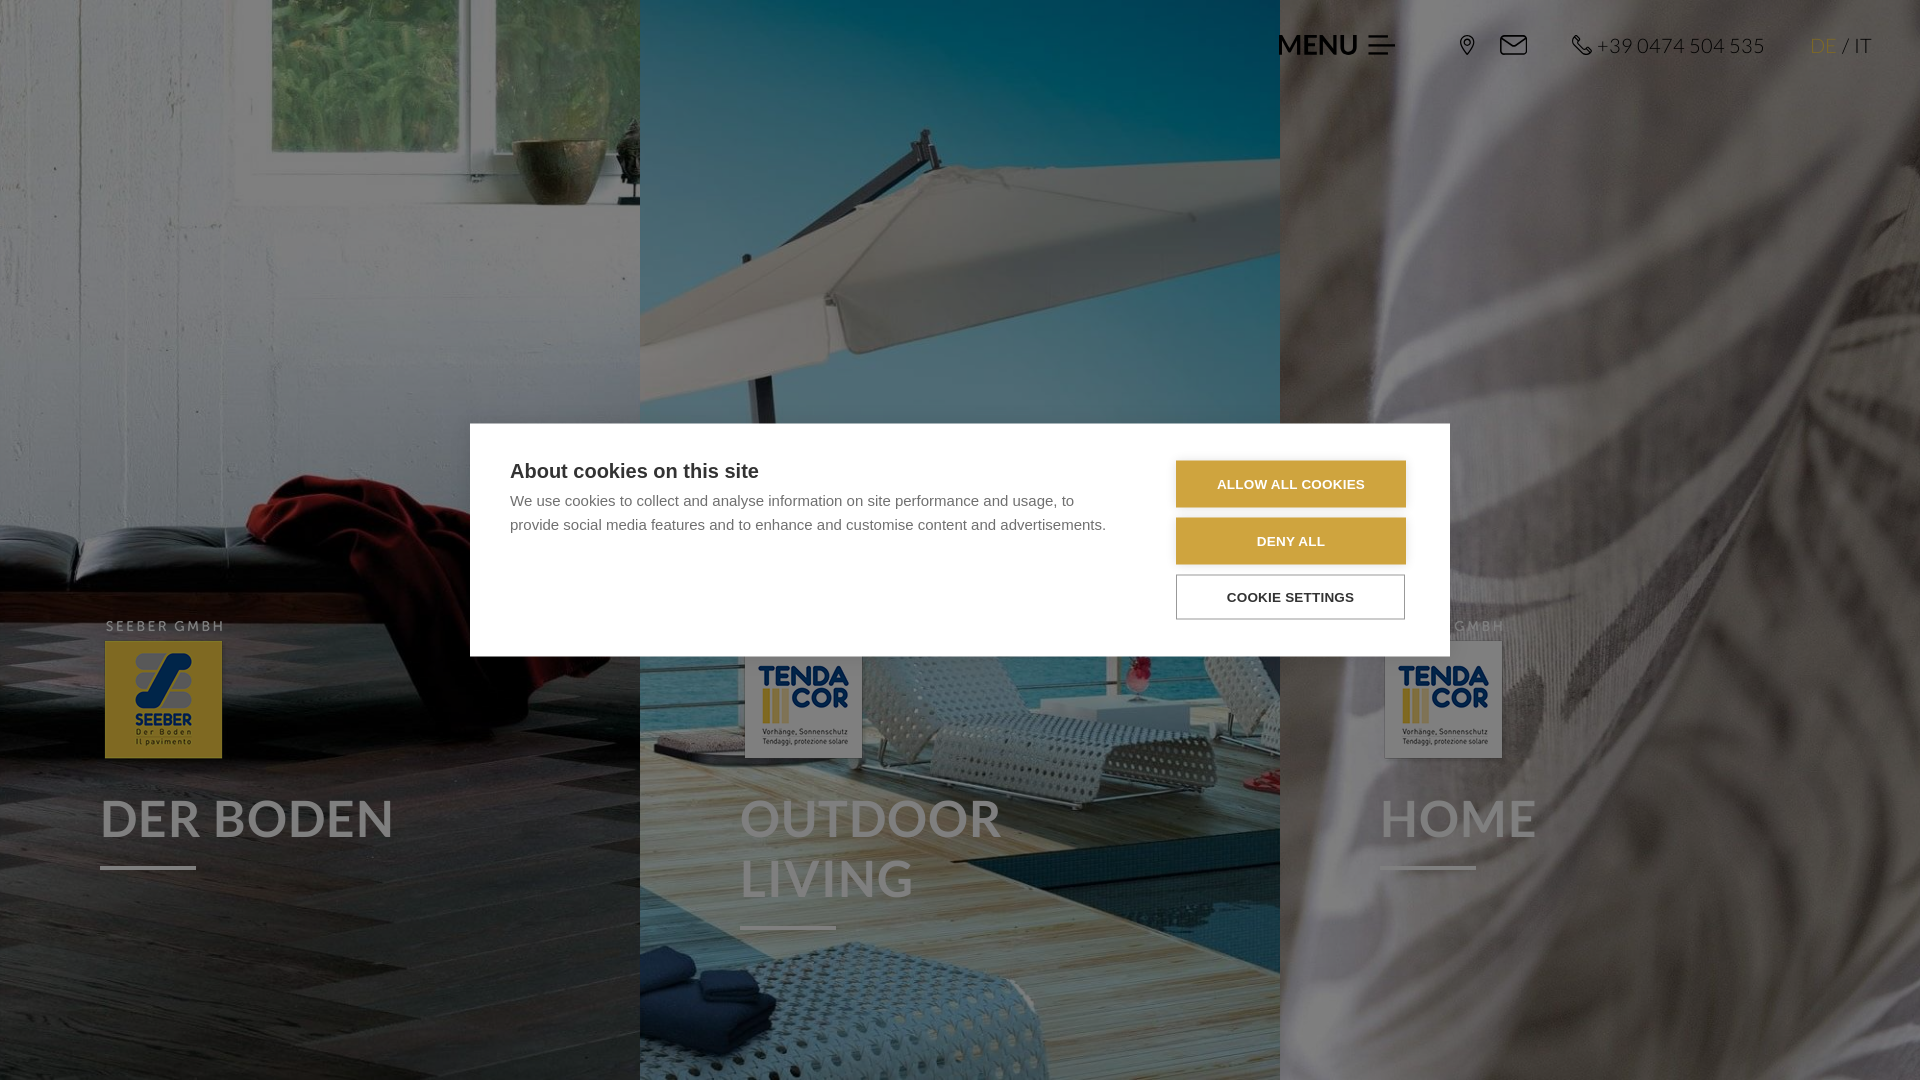  Describe the element at coordinates (99, 745) in the screenshot. I see `'DER BODEN'` at that location.